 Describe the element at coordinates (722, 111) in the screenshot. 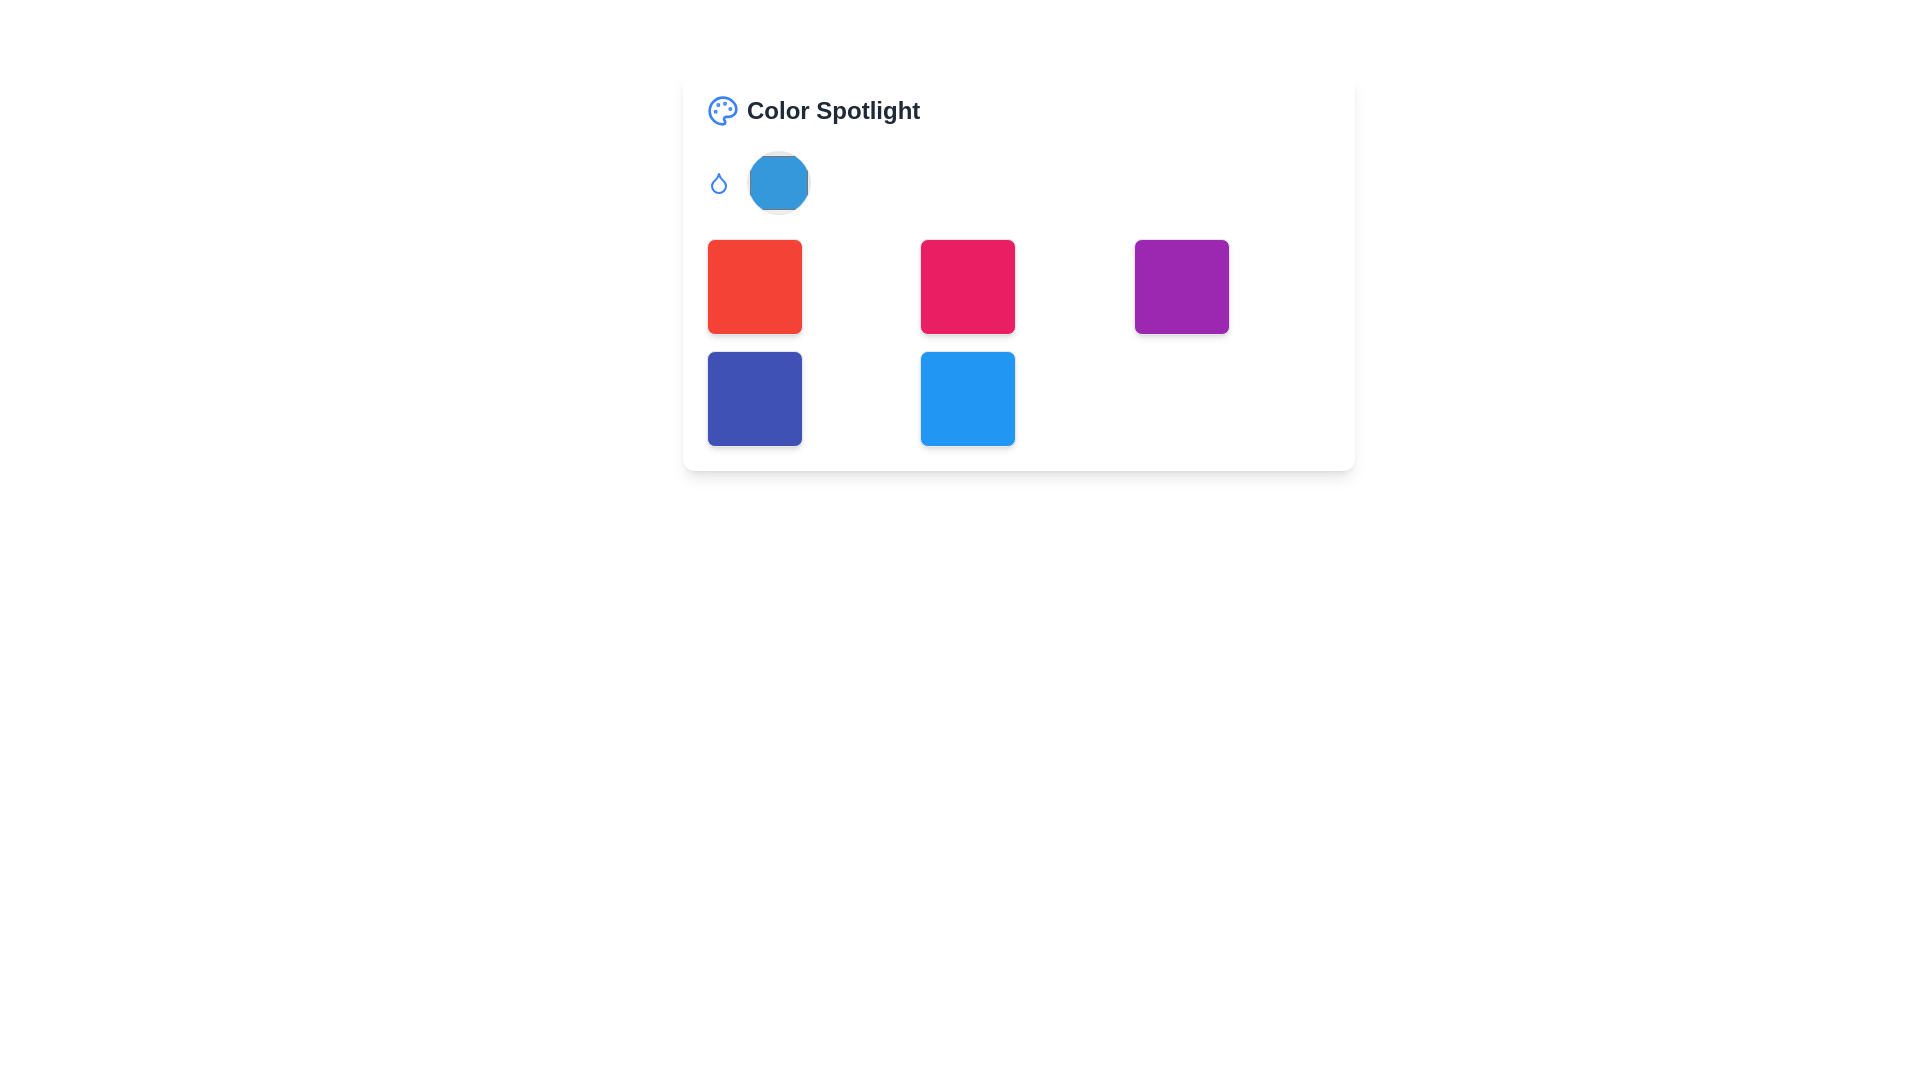

I see `the color selection icon located in the header section labeled 'Color Spotlight', positioned to the left of the text` at that location.